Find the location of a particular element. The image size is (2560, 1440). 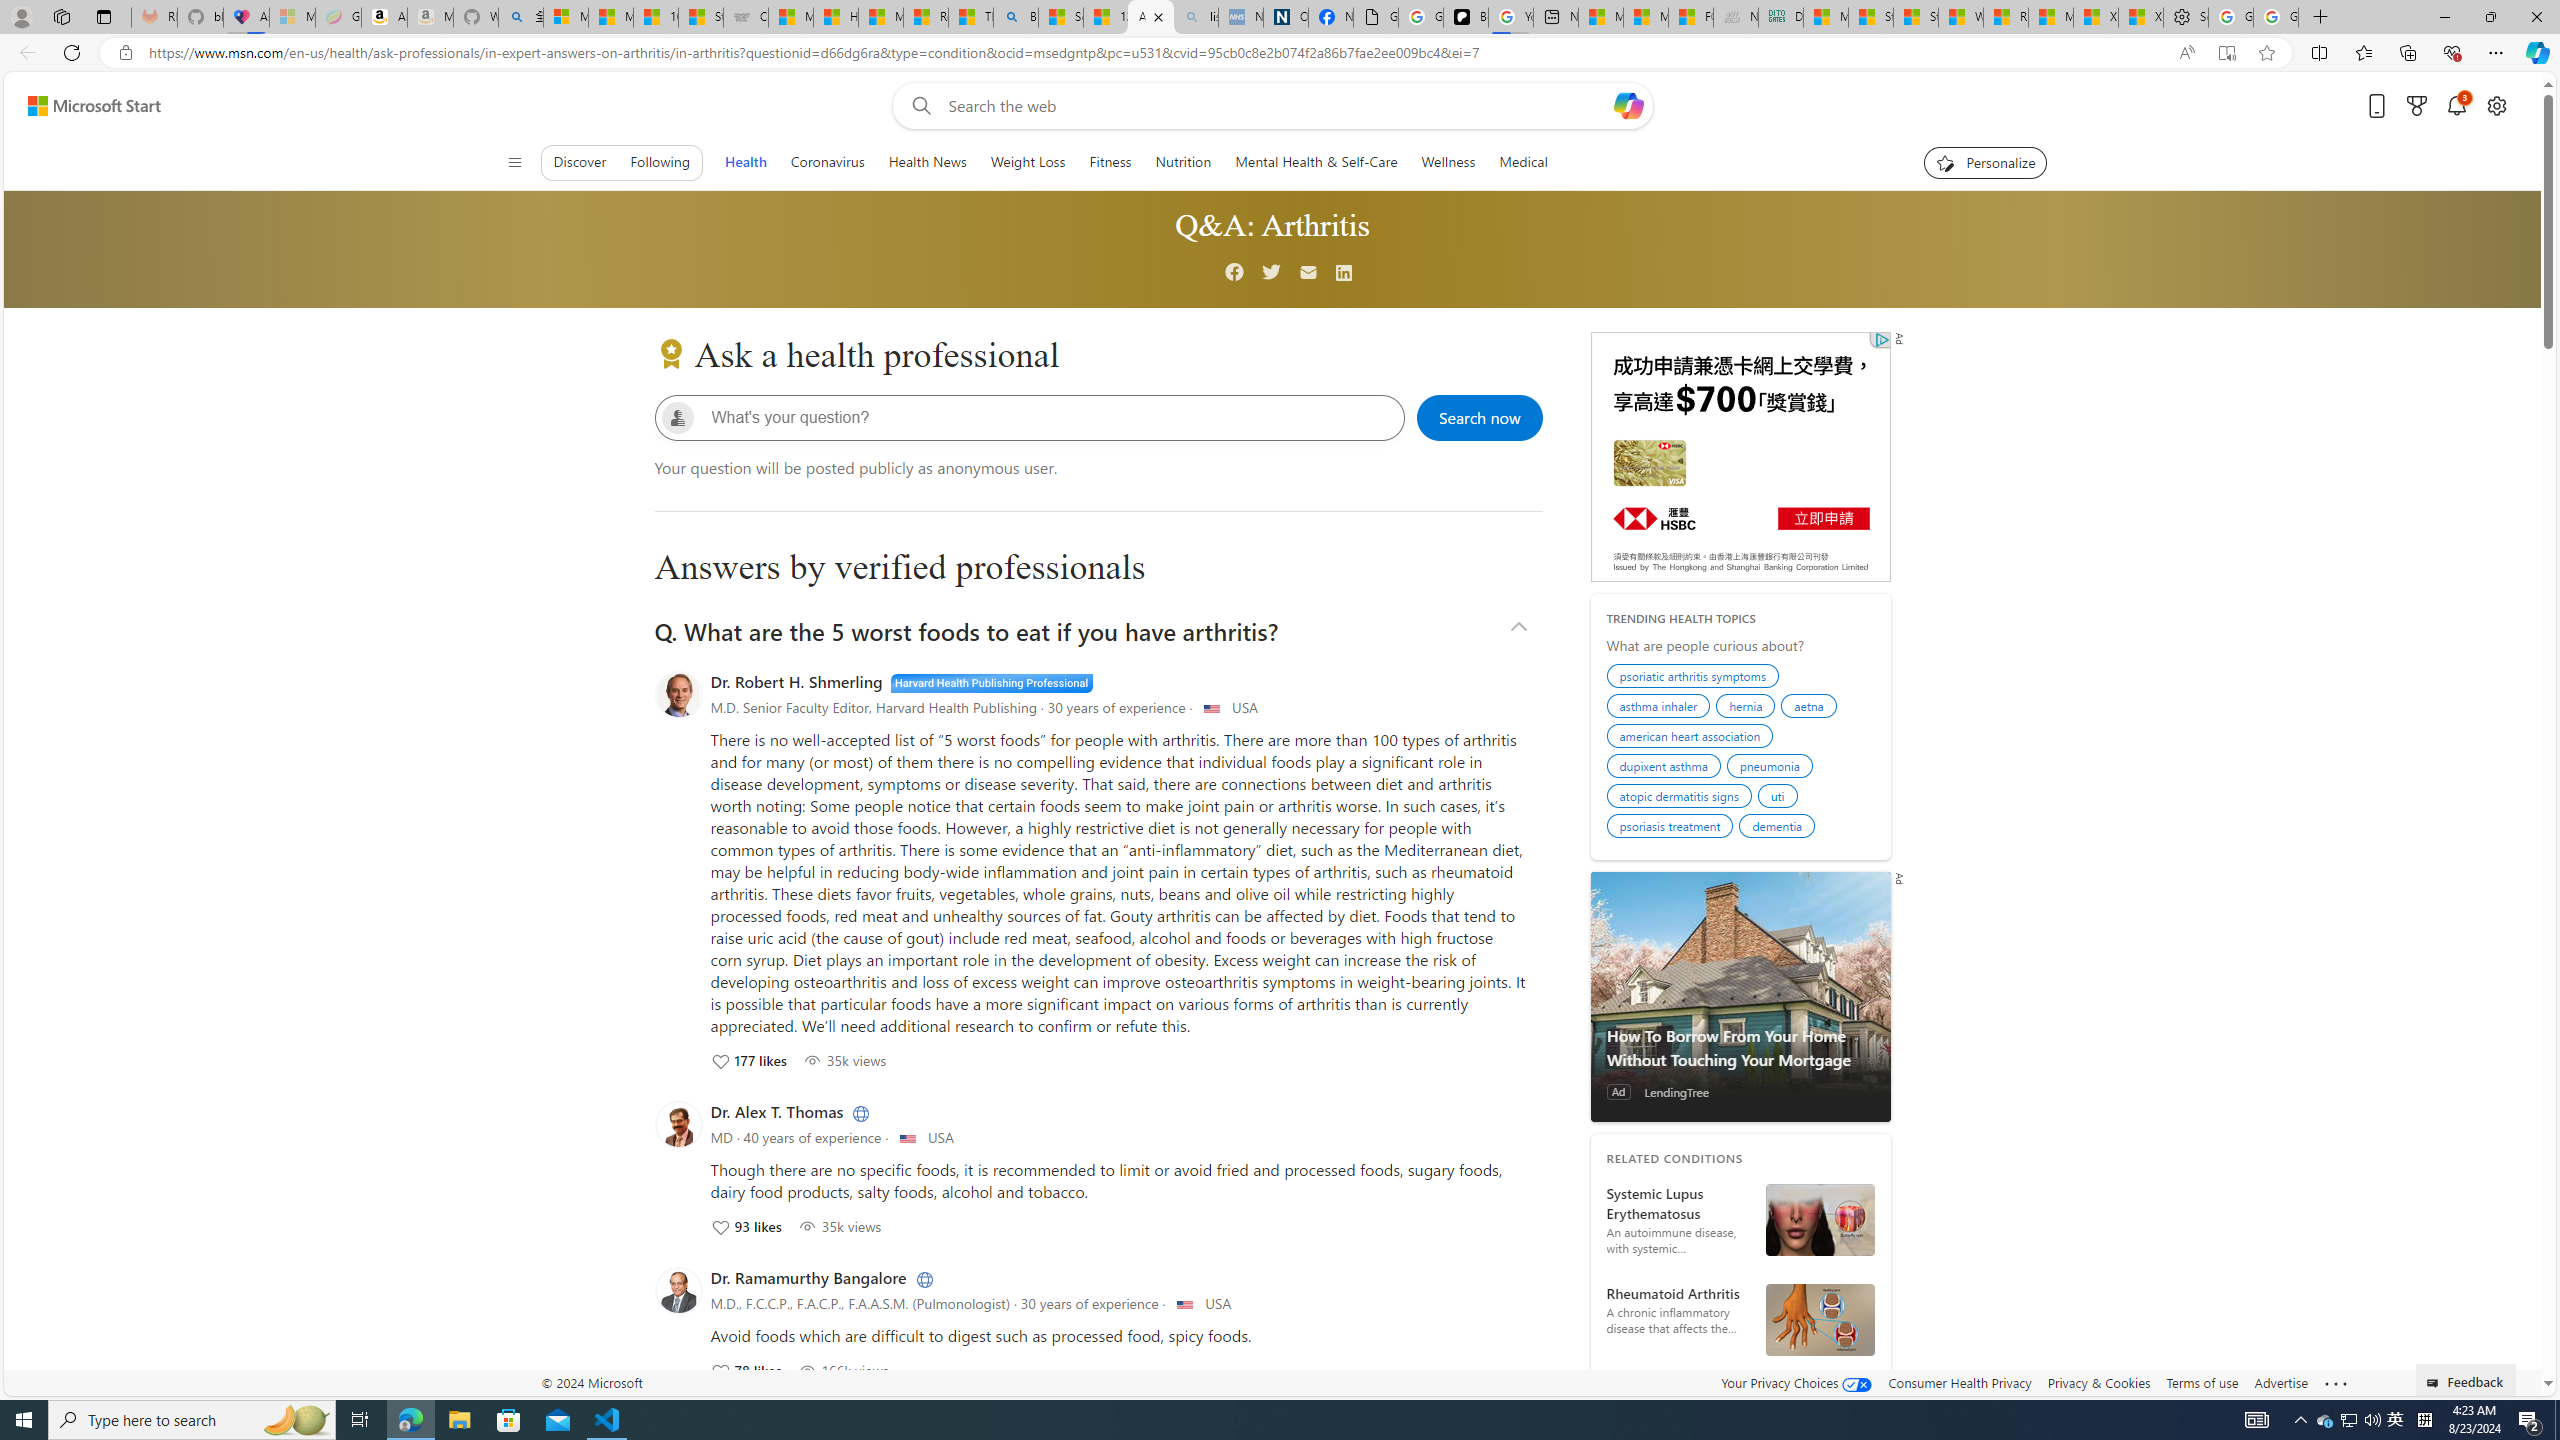

'Linkedin' is located at coordinates (1345, 273).